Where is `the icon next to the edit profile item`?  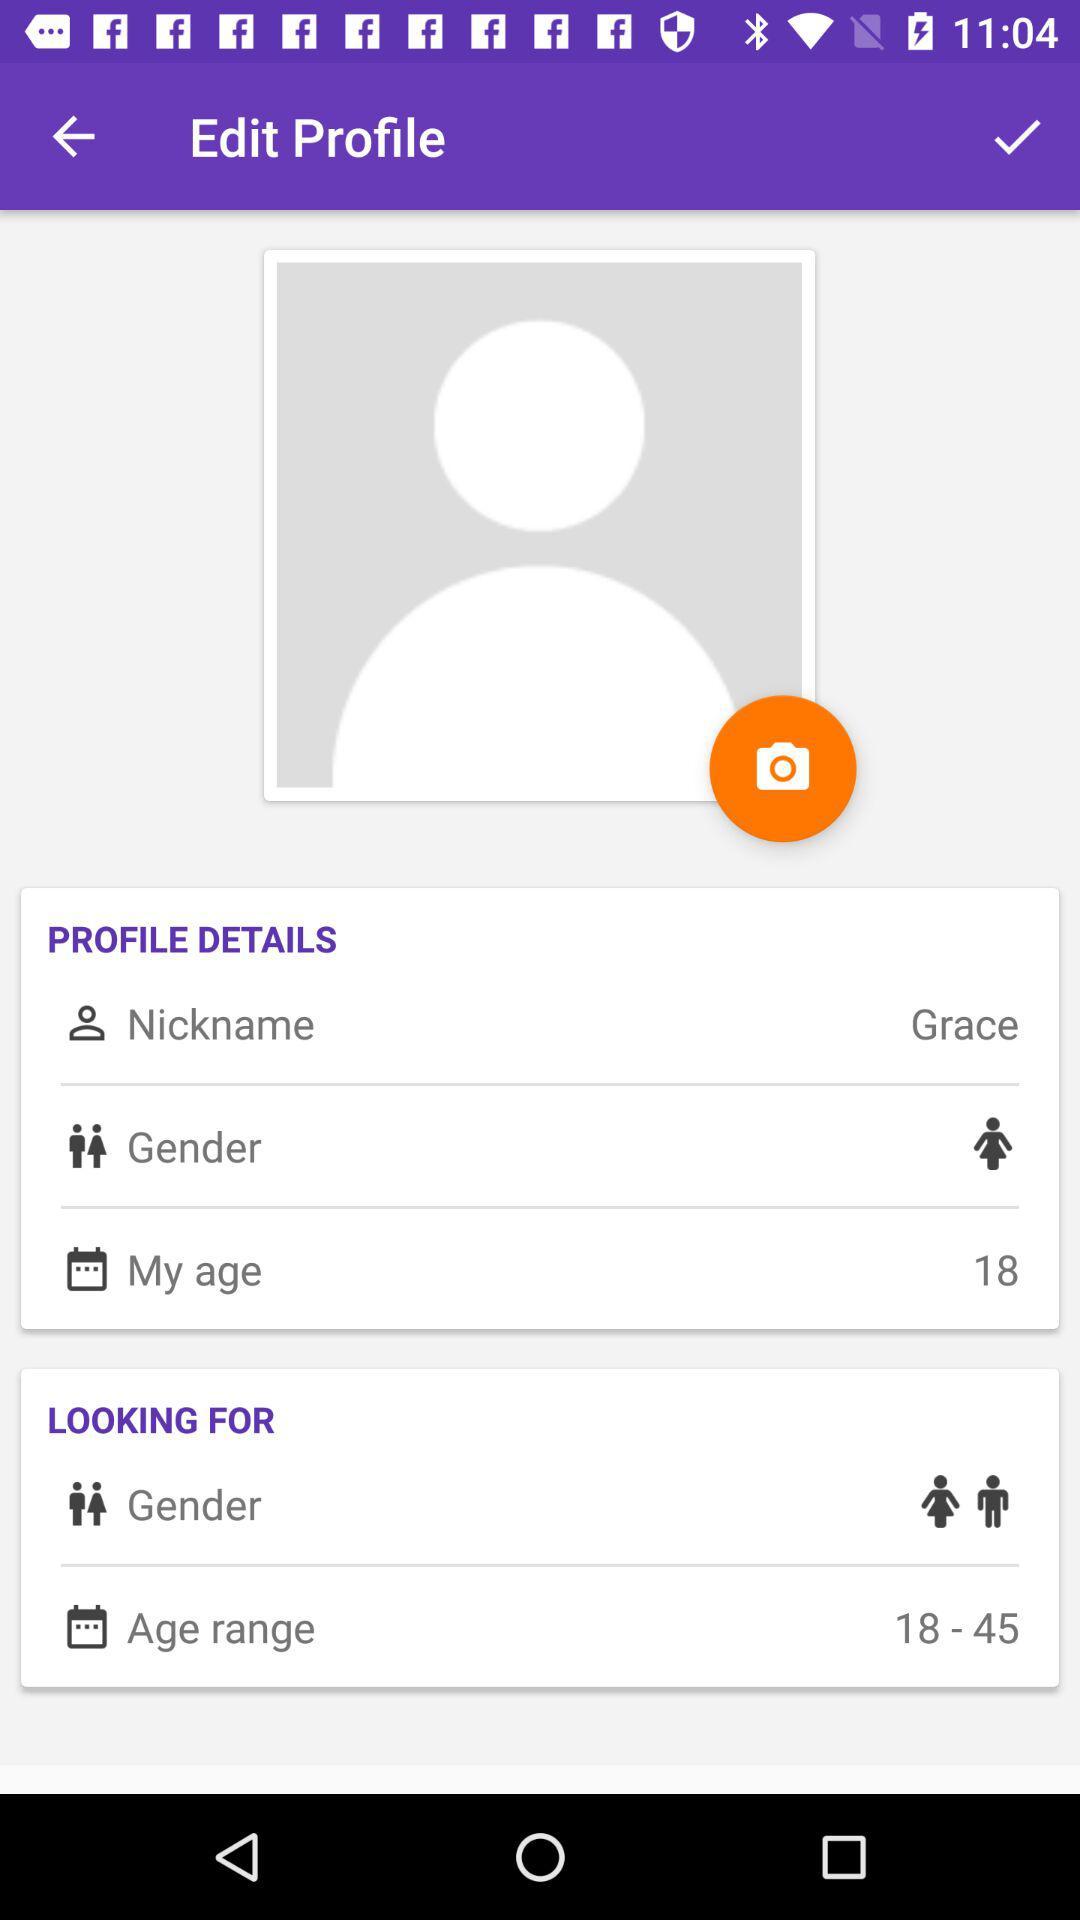 the icon next to the edit profile item is located at coordinates (72, 135).